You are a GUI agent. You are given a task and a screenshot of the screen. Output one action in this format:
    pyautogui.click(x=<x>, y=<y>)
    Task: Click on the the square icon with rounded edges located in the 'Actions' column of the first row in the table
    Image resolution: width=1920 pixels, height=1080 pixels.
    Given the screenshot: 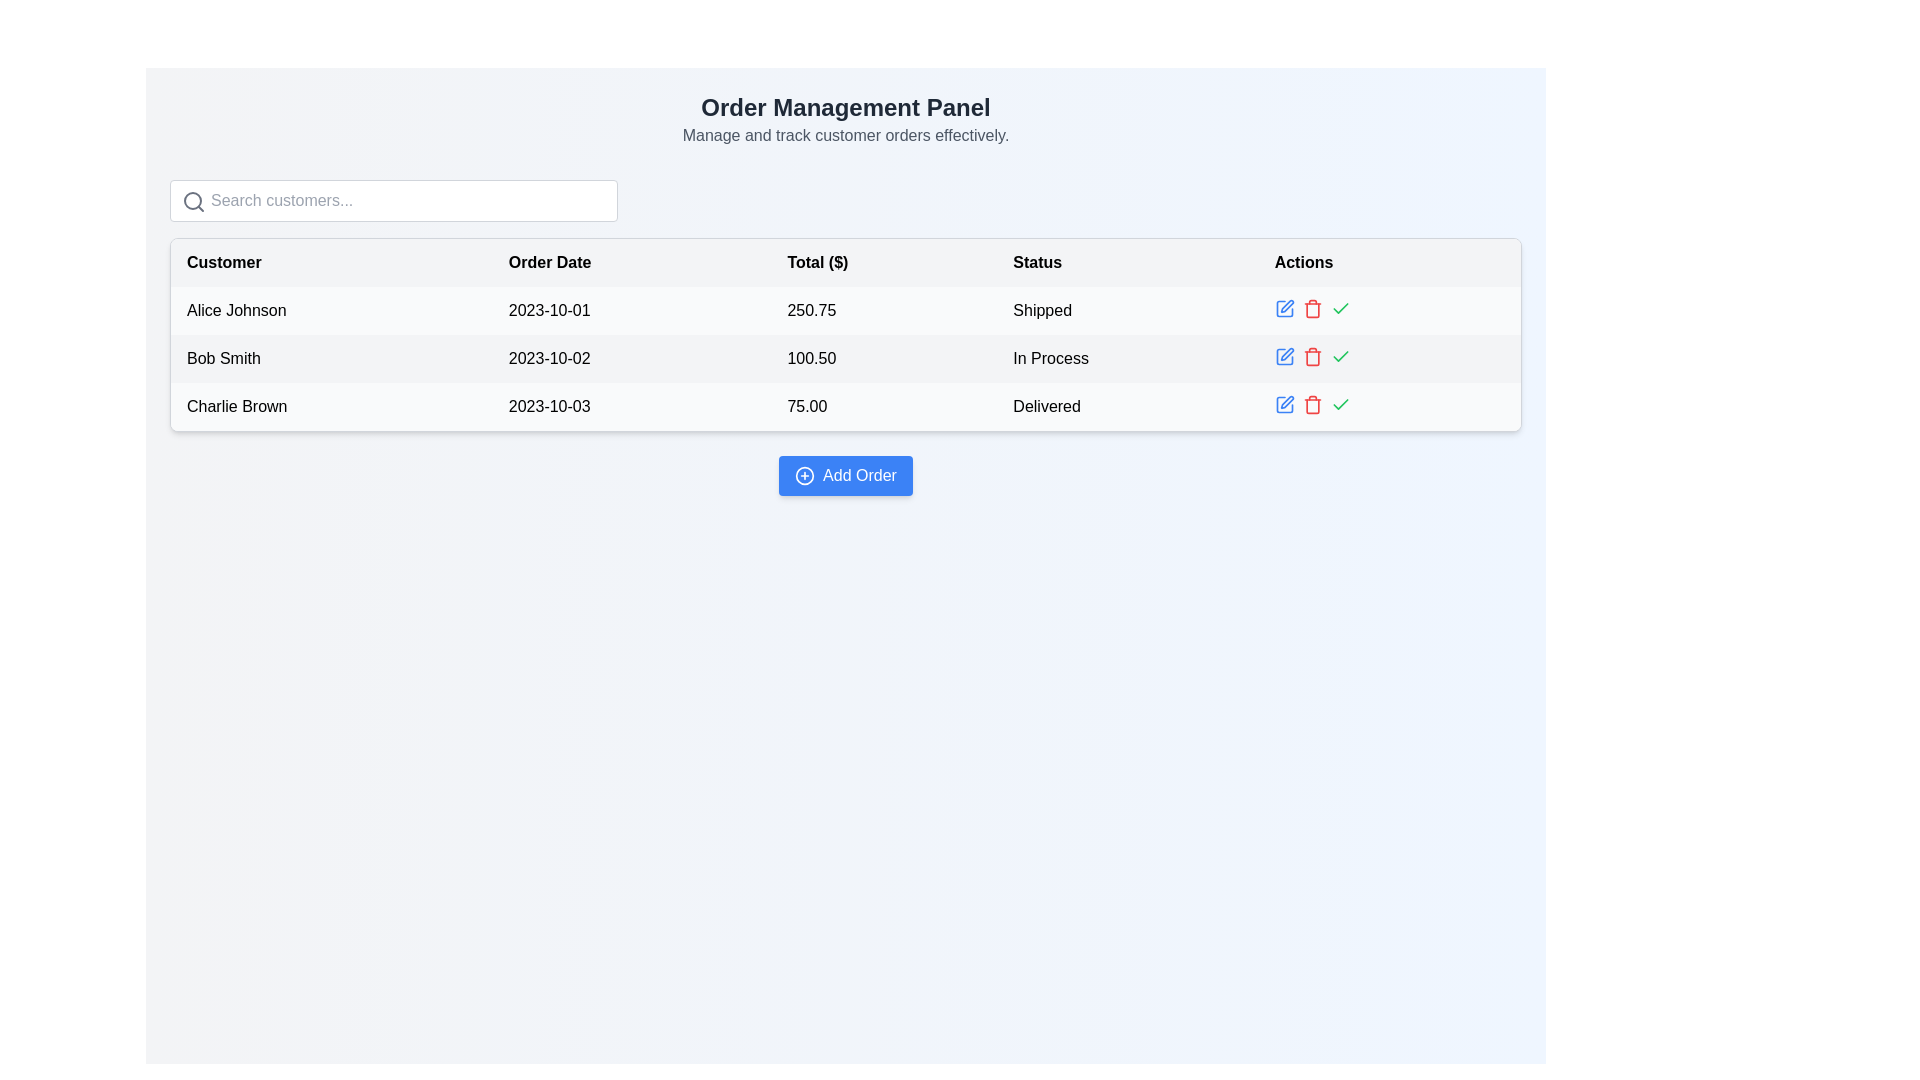 What is the action you would take?
    pyautogui.click(x=1284, y=308)
    